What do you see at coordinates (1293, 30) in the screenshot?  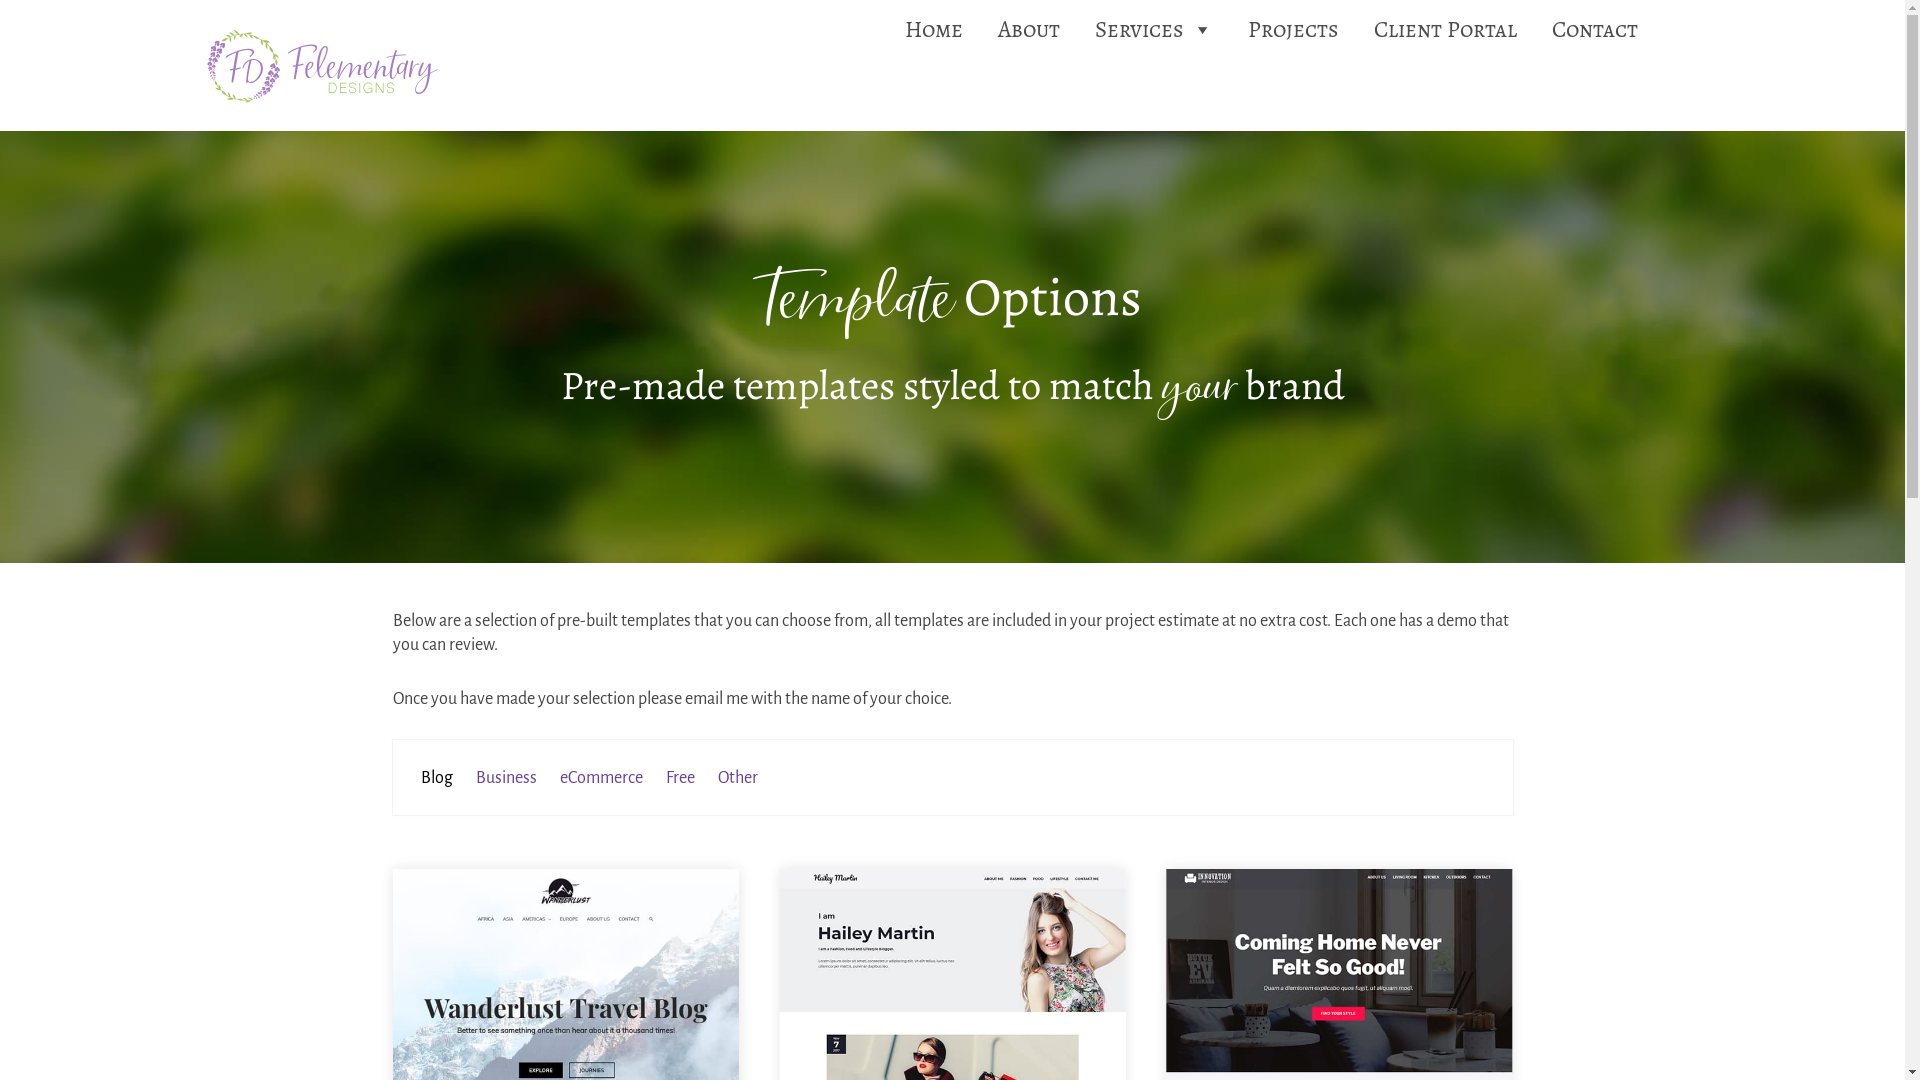 I see `'Projects'` at bounding box center [1293, 30].